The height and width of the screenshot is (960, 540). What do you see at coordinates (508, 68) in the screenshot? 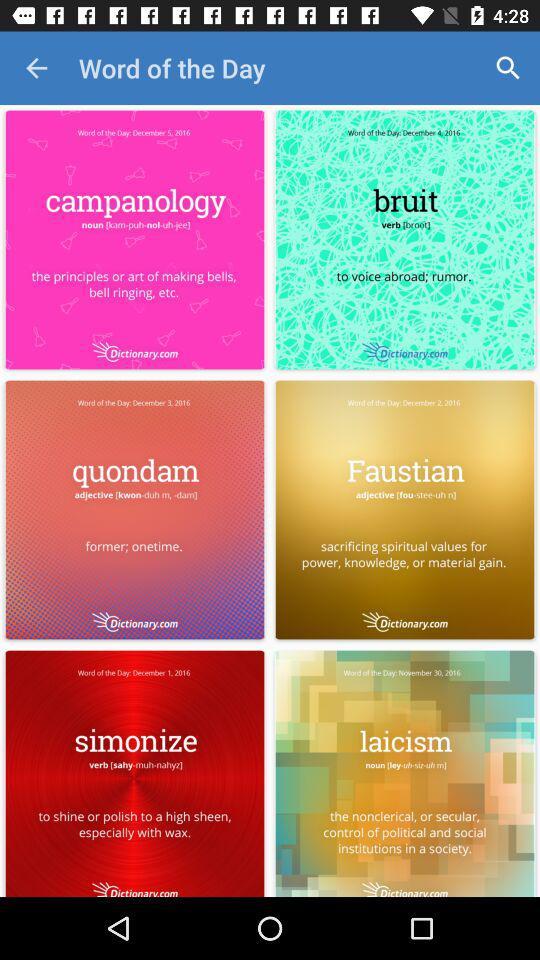
I see `the icon to the right of word of the icon` at bounding box center [508, 68].